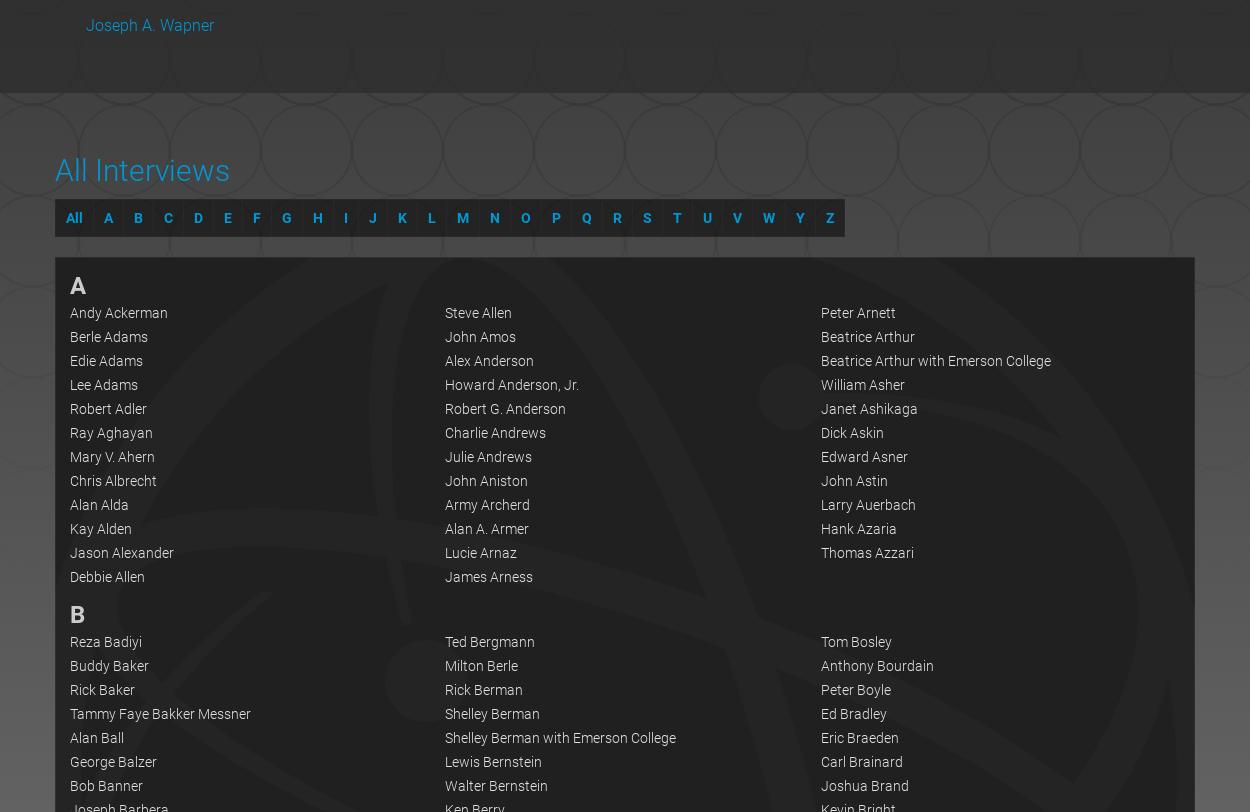 This screenshot has height=812, width=1250. What do you see at coordinates (486, 527) in the screenshot?
I see `'Alan A. Armer'` at bounding box center [486, 527].